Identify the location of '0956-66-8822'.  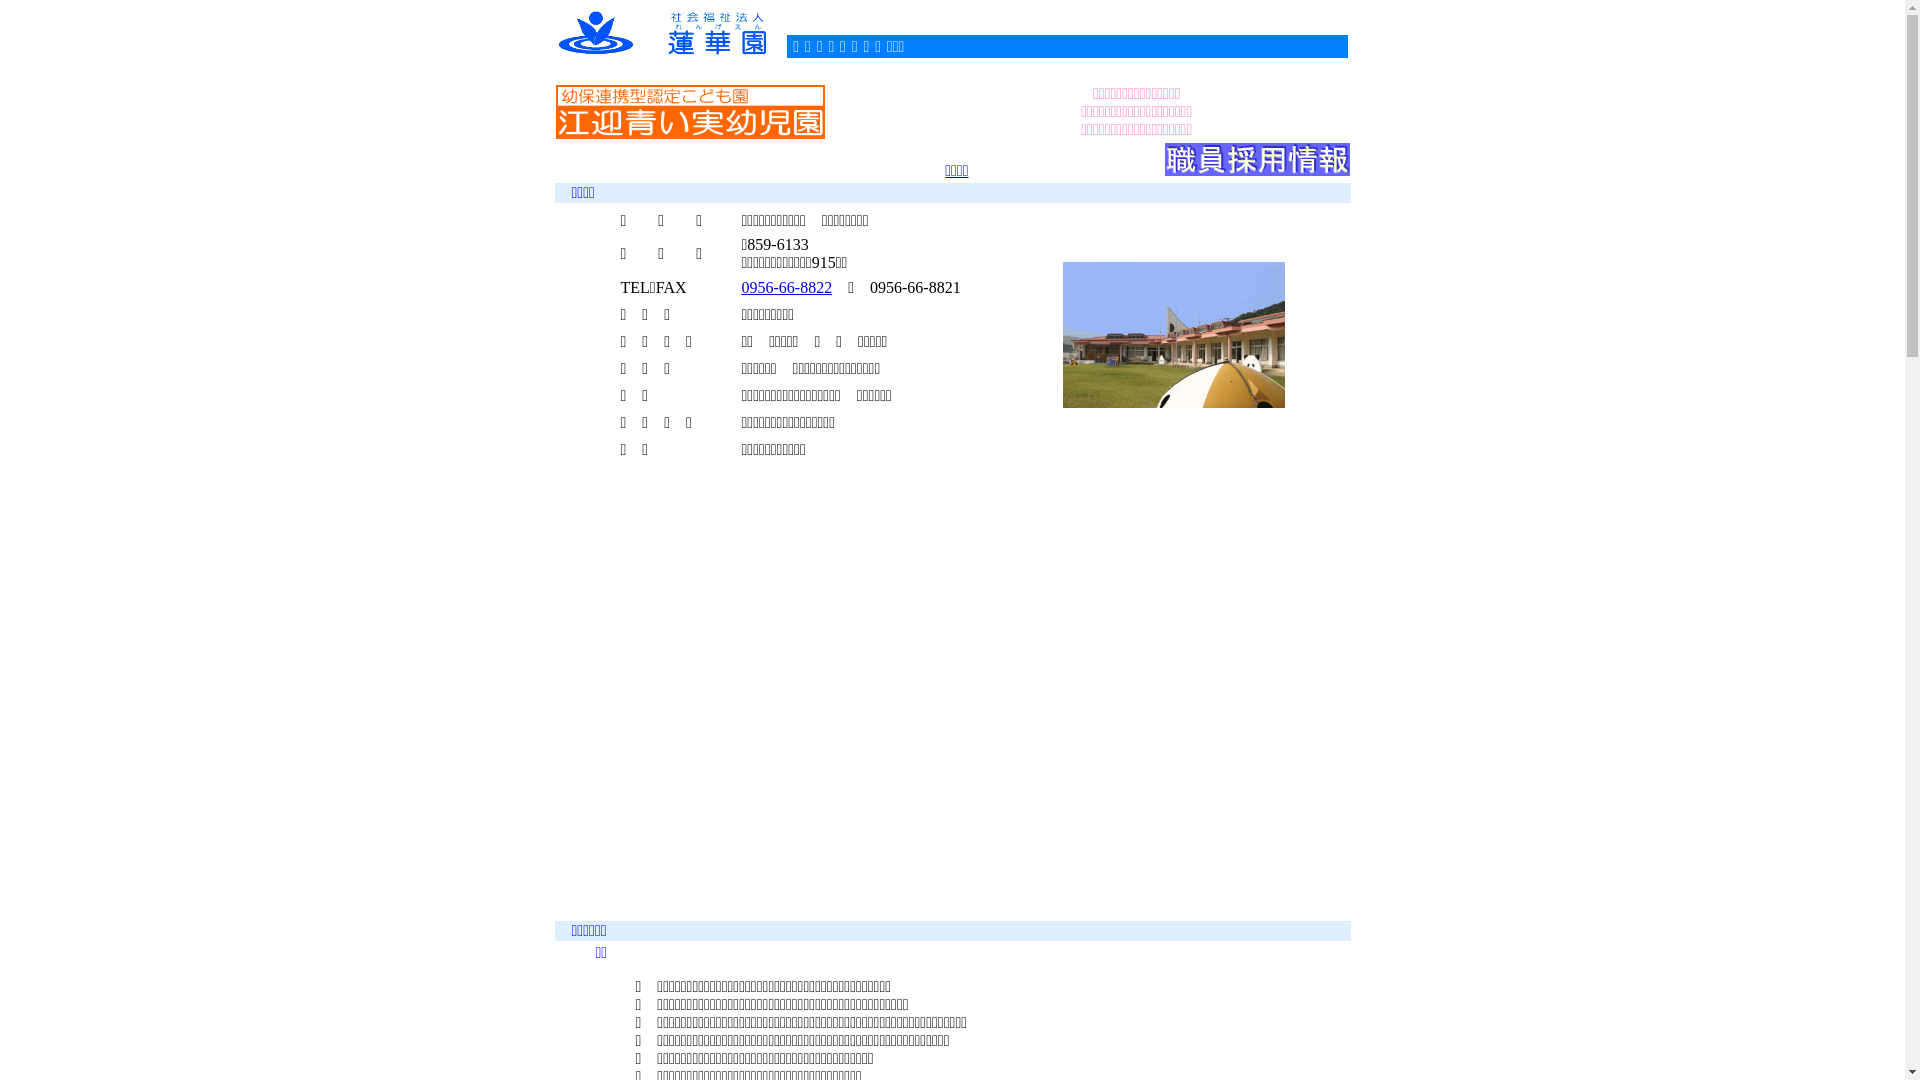
(786, 286).